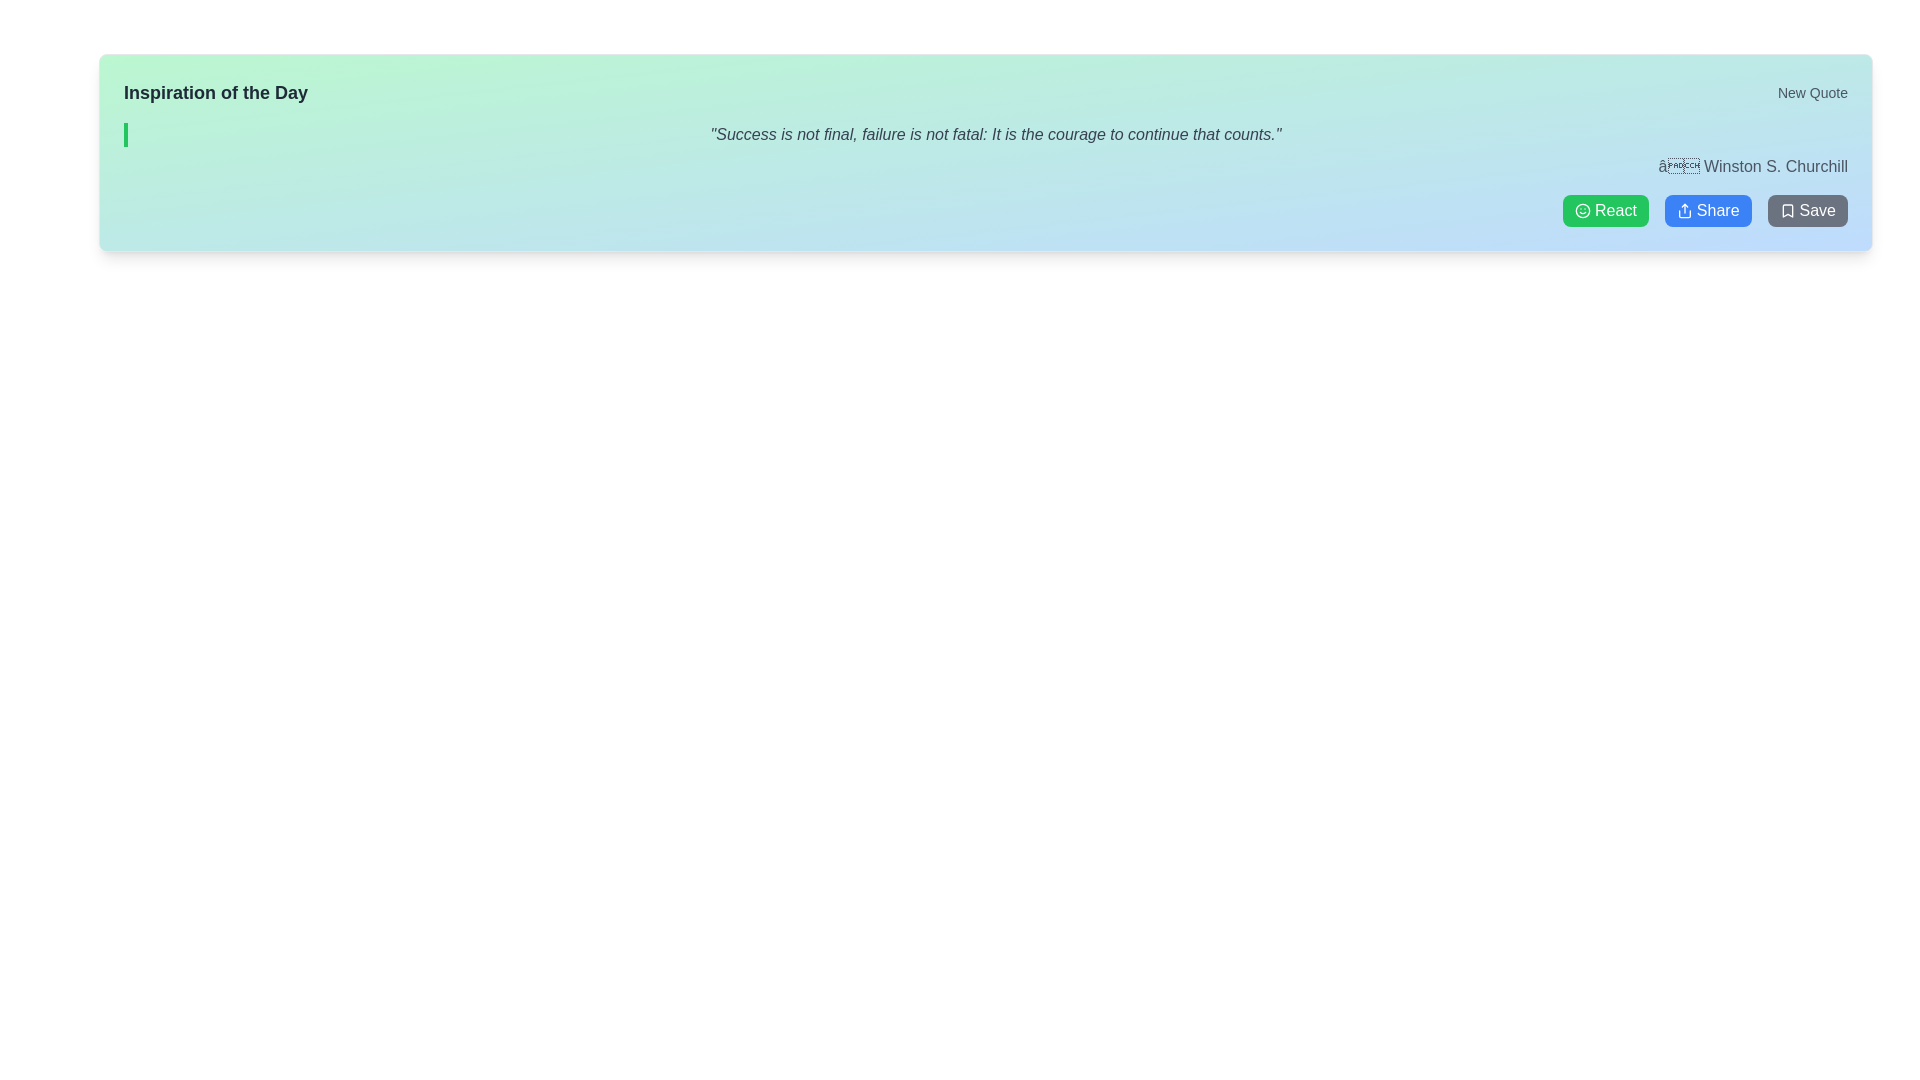 The image size is (1920, 1080). Describe the element at coordinates (1807, 211) in the screenshot. I see `the gray 'Save' button with a bookmark icon to trigger the visual hover effect` at that location.